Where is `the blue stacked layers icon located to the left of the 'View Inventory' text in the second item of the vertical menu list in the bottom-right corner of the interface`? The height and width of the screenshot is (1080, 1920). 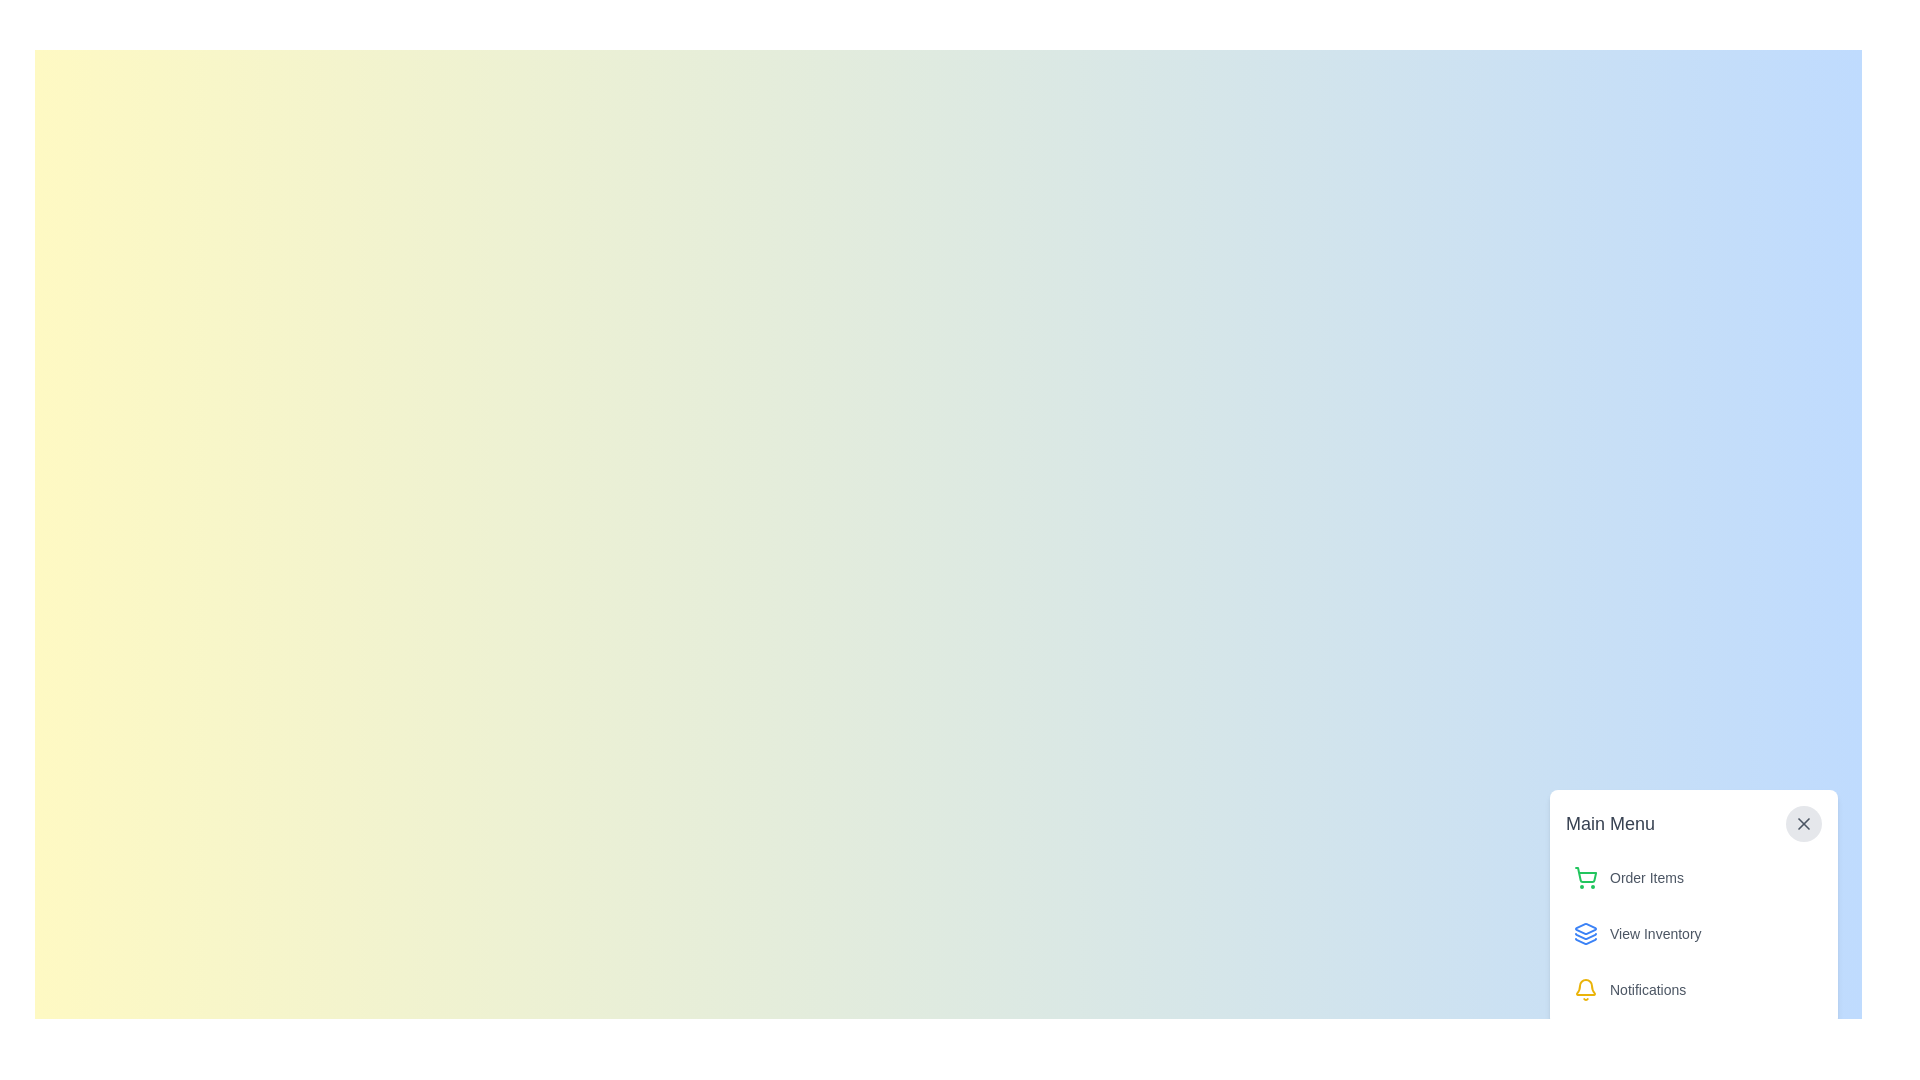 the blue stacked layers icon located to the left of the 'View Inventory' text in the second item of the vertical menu list in the bottom-right corner of the interface is located at coordinates (1584, 933).